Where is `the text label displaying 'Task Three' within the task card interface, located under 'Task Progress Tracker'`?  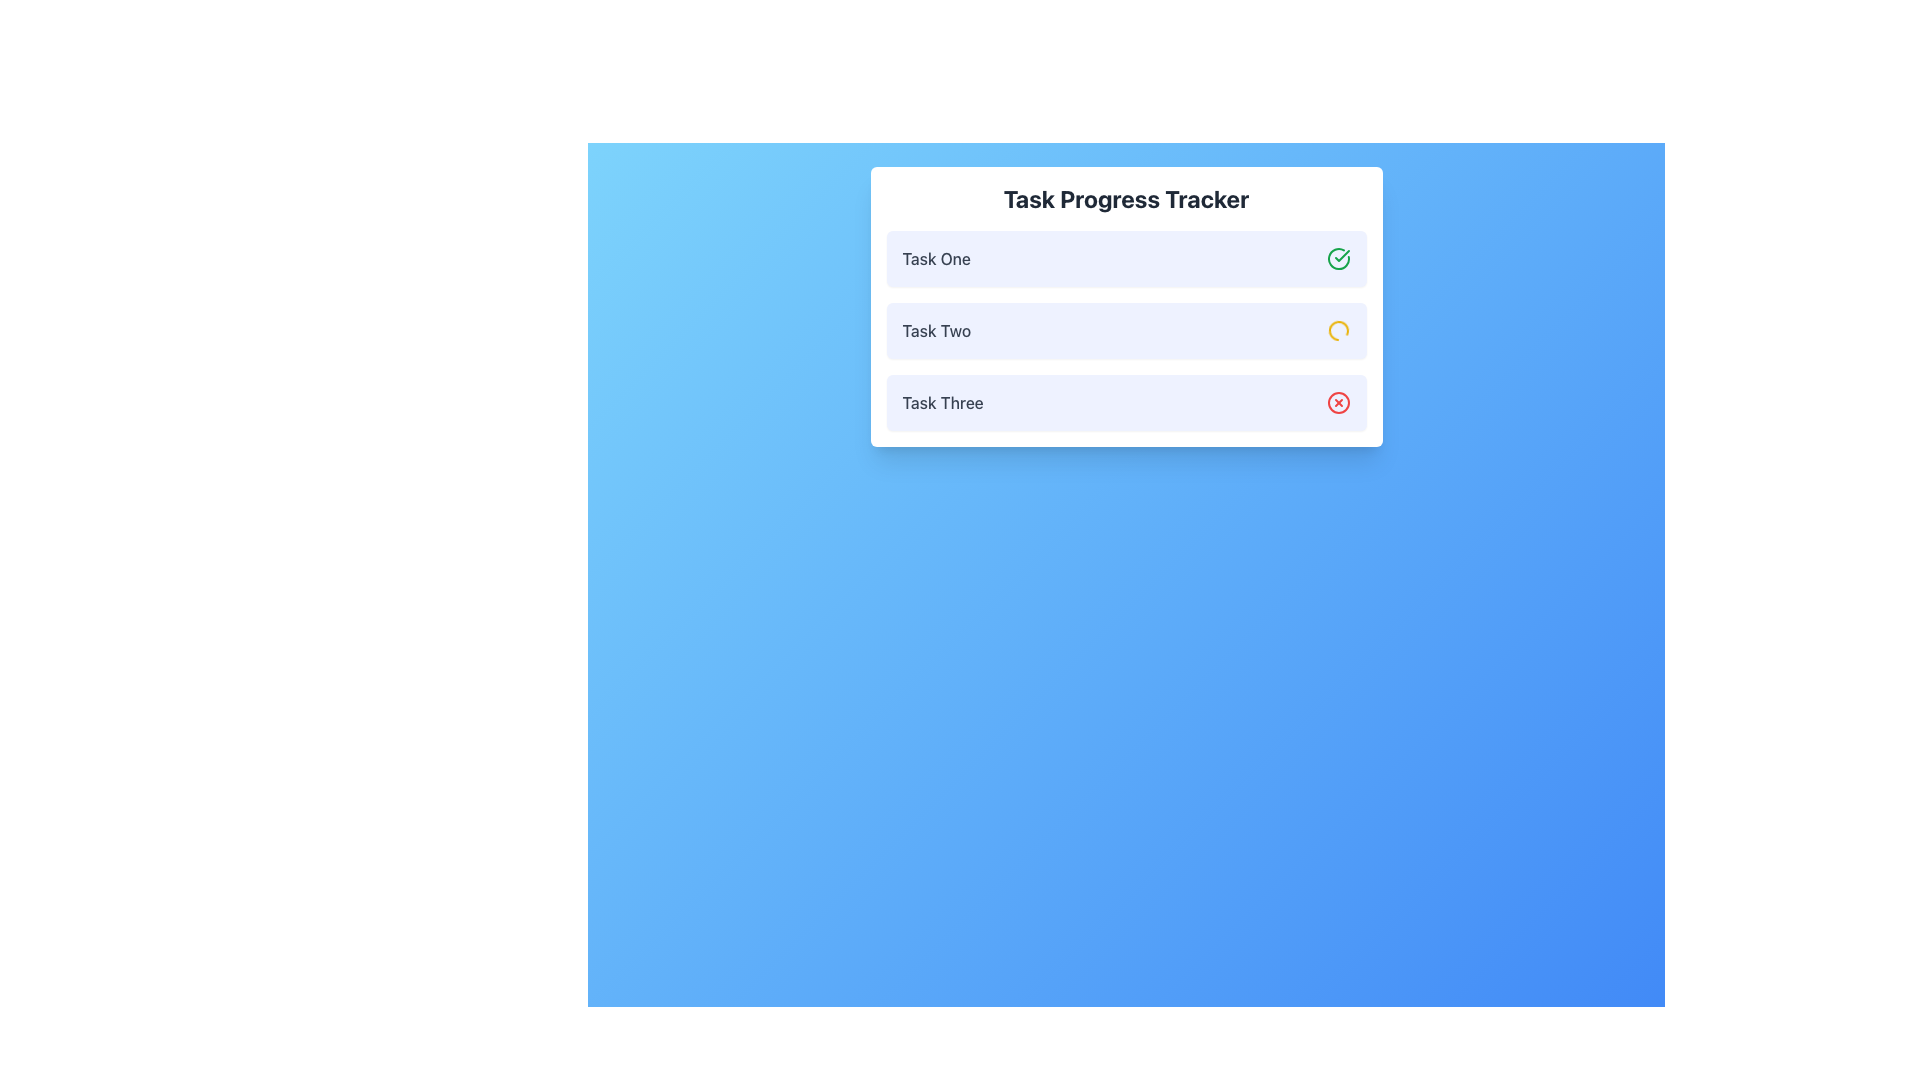 the text label displaying 'Task Three' within the task card interface, located under 'Task Progress Tracker' is located at coordinates (942, 402).